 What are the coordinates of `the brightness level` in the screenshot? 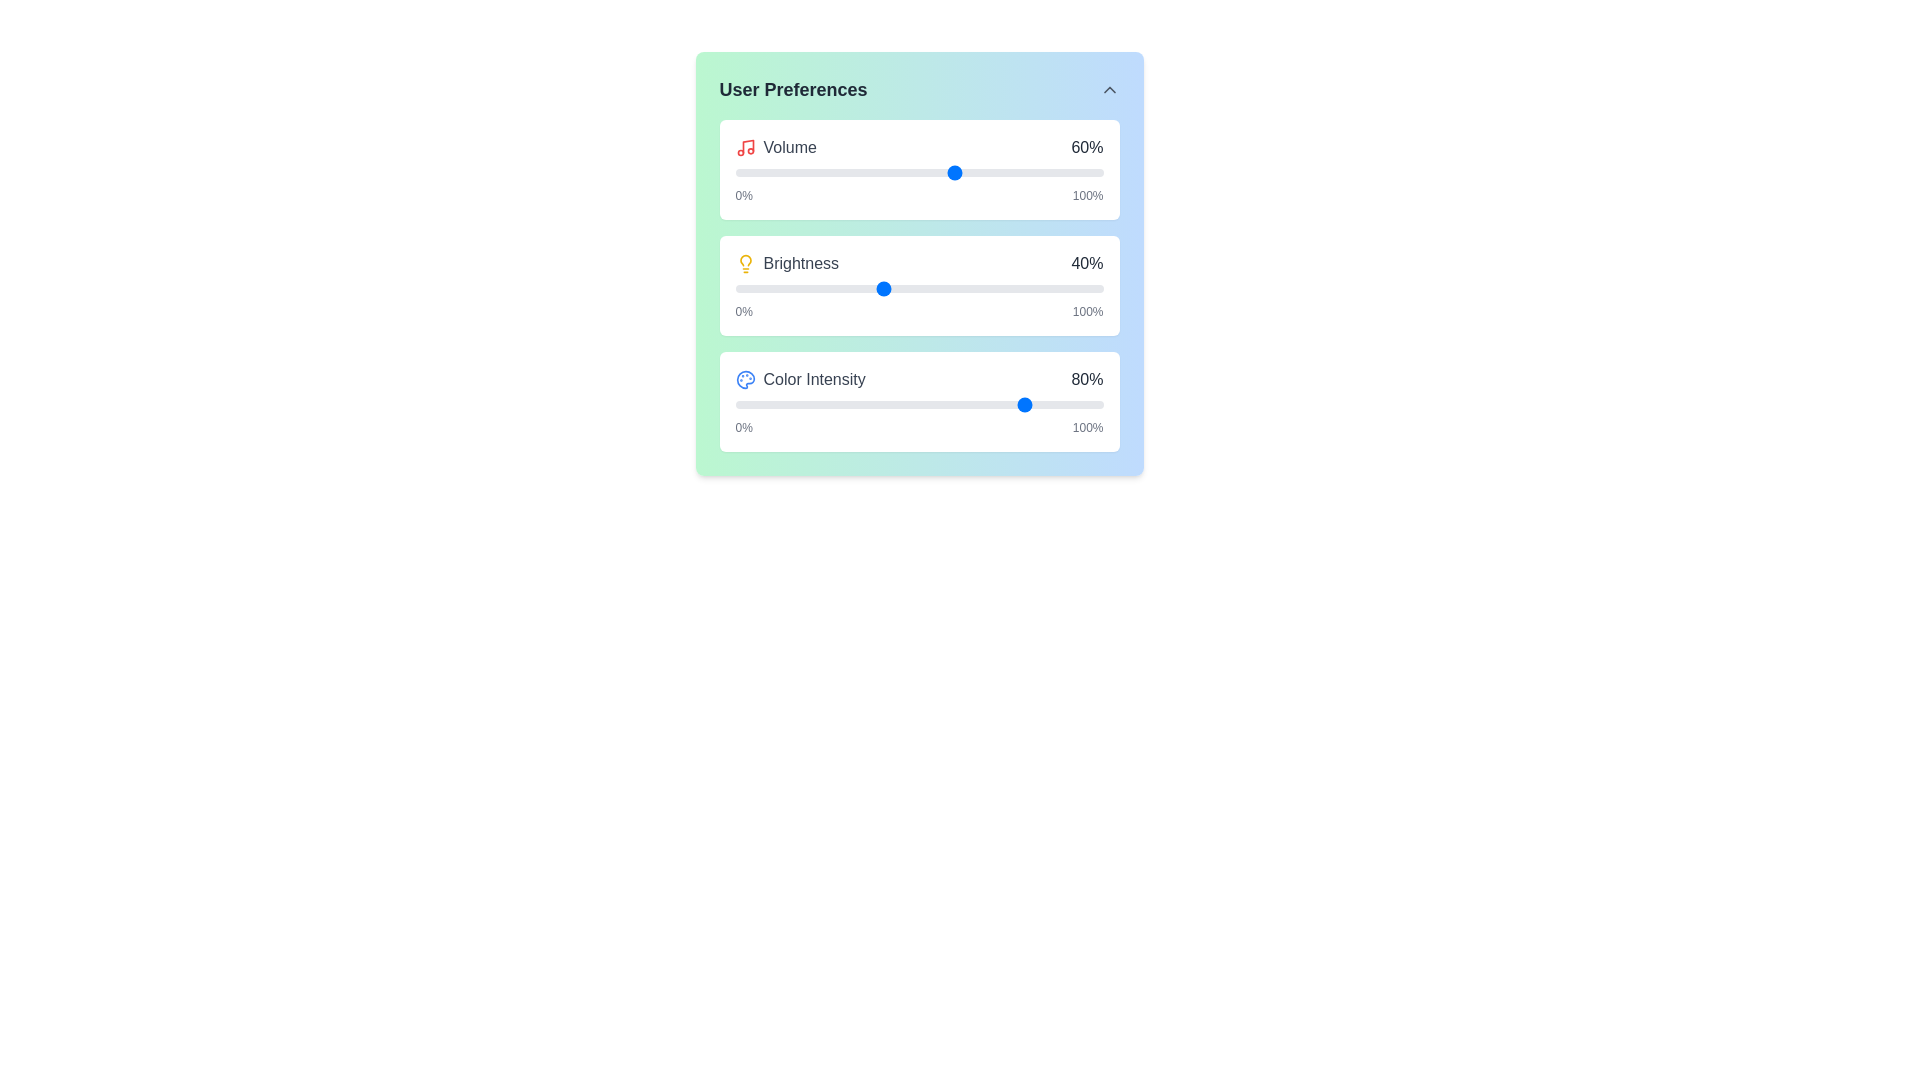 It's located at (1087, 289).